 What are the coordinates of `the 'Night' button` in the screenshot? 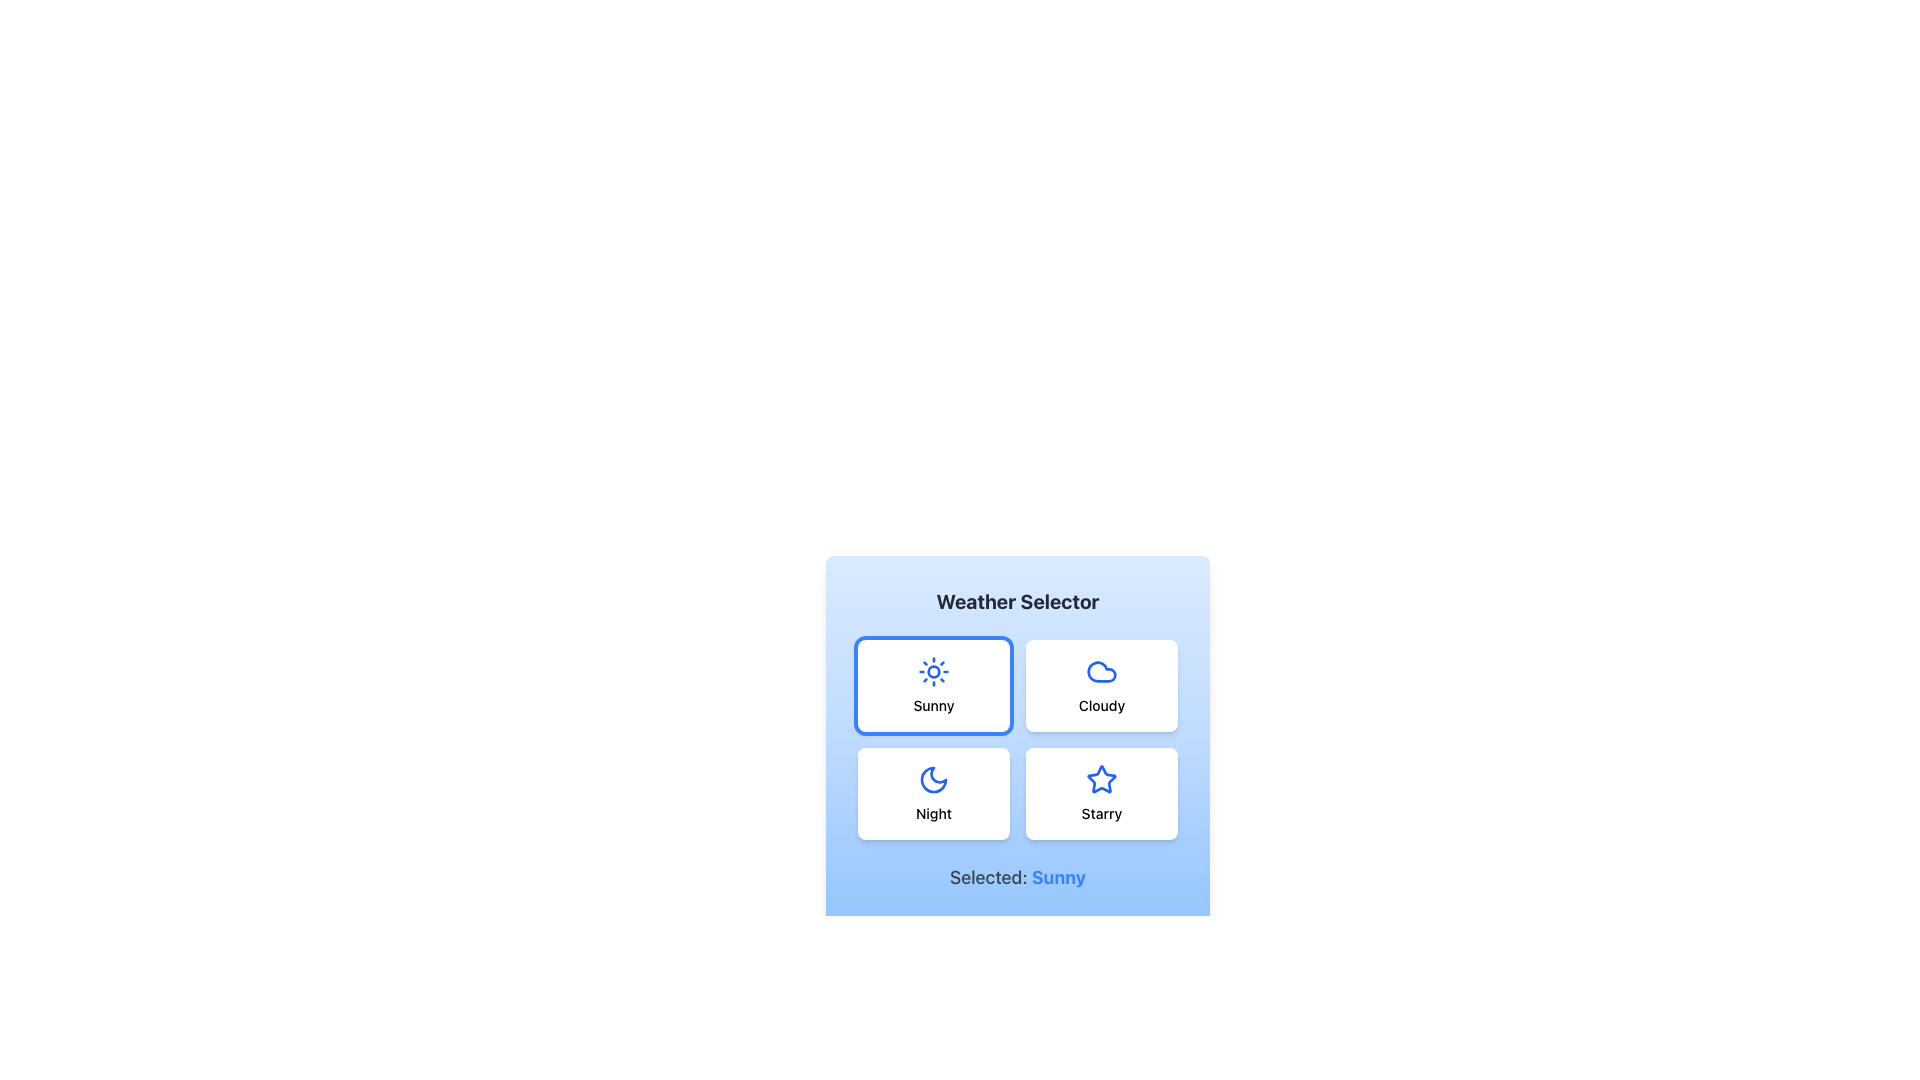 It's located at (933, 793).